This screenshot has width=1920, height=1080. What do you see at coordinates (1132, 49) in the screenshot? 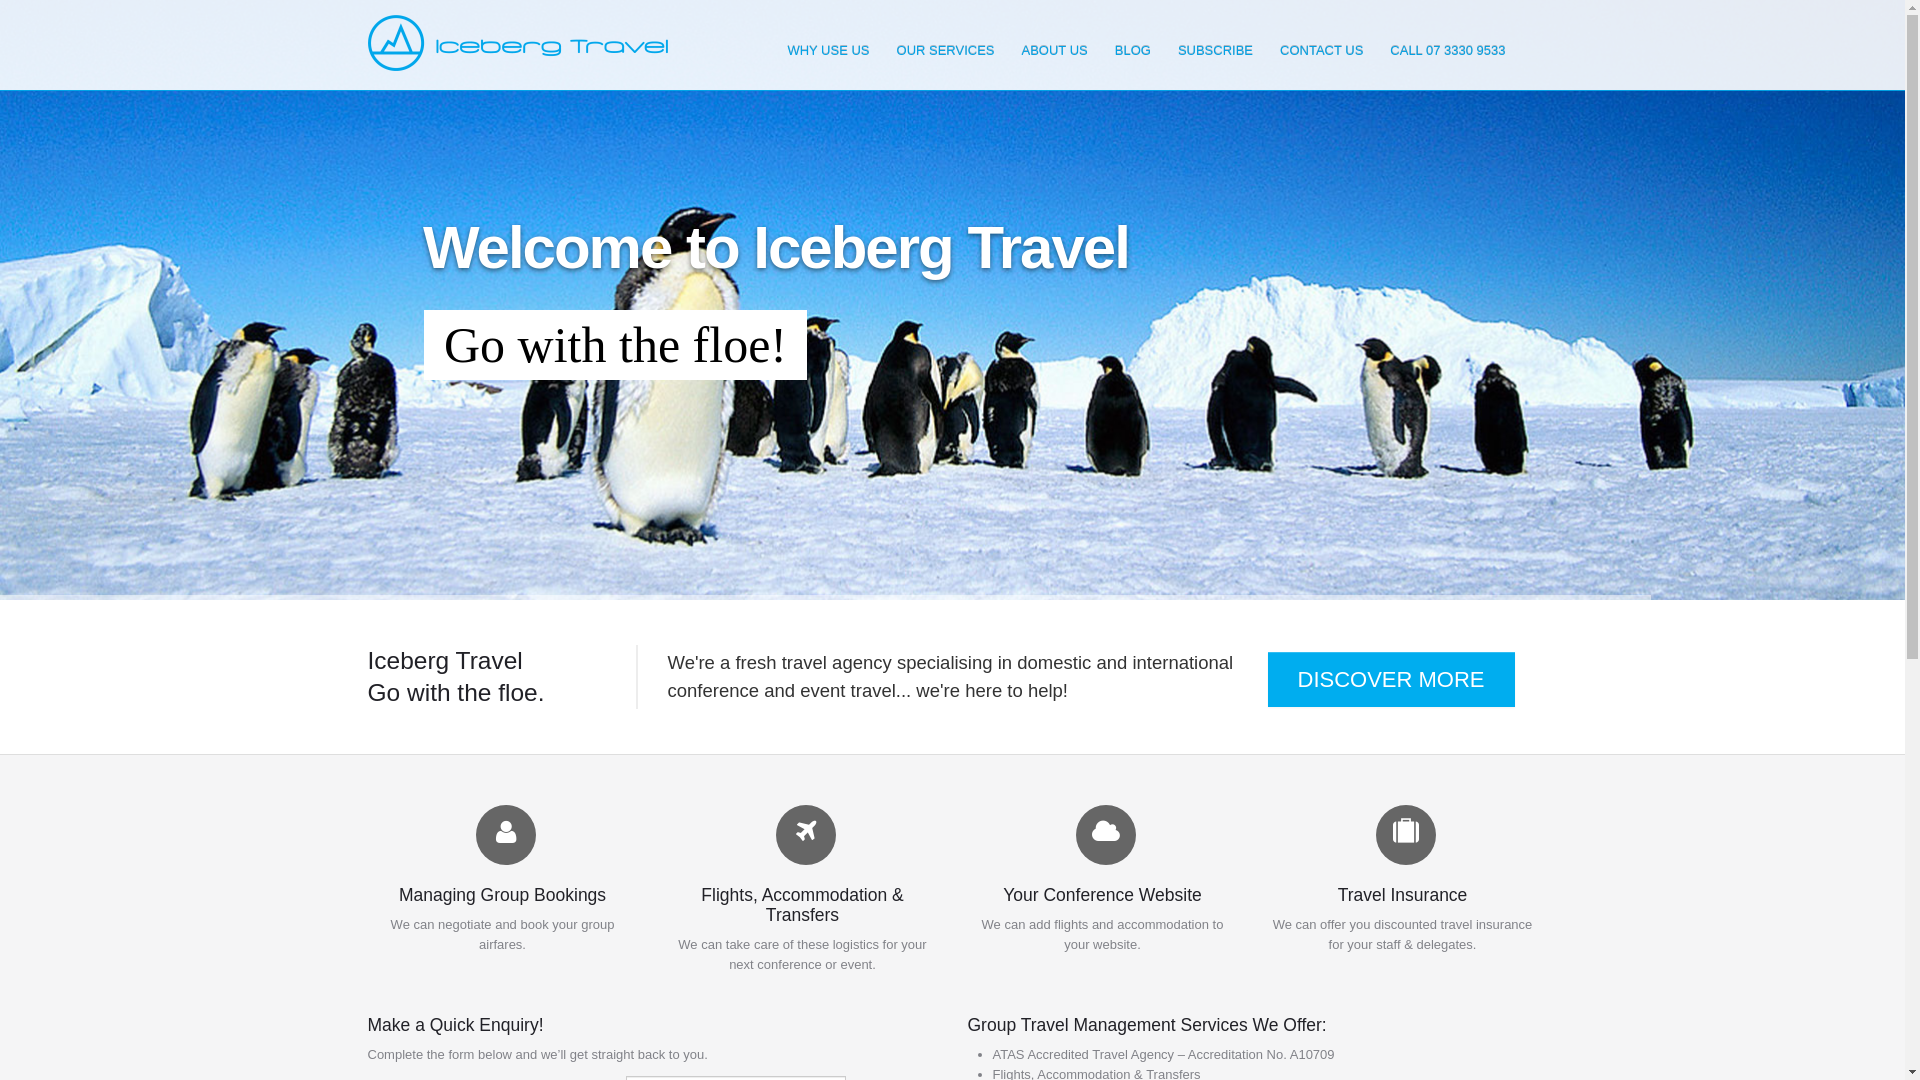
I see `'BLOG'` at bounding box center [1132, 49].